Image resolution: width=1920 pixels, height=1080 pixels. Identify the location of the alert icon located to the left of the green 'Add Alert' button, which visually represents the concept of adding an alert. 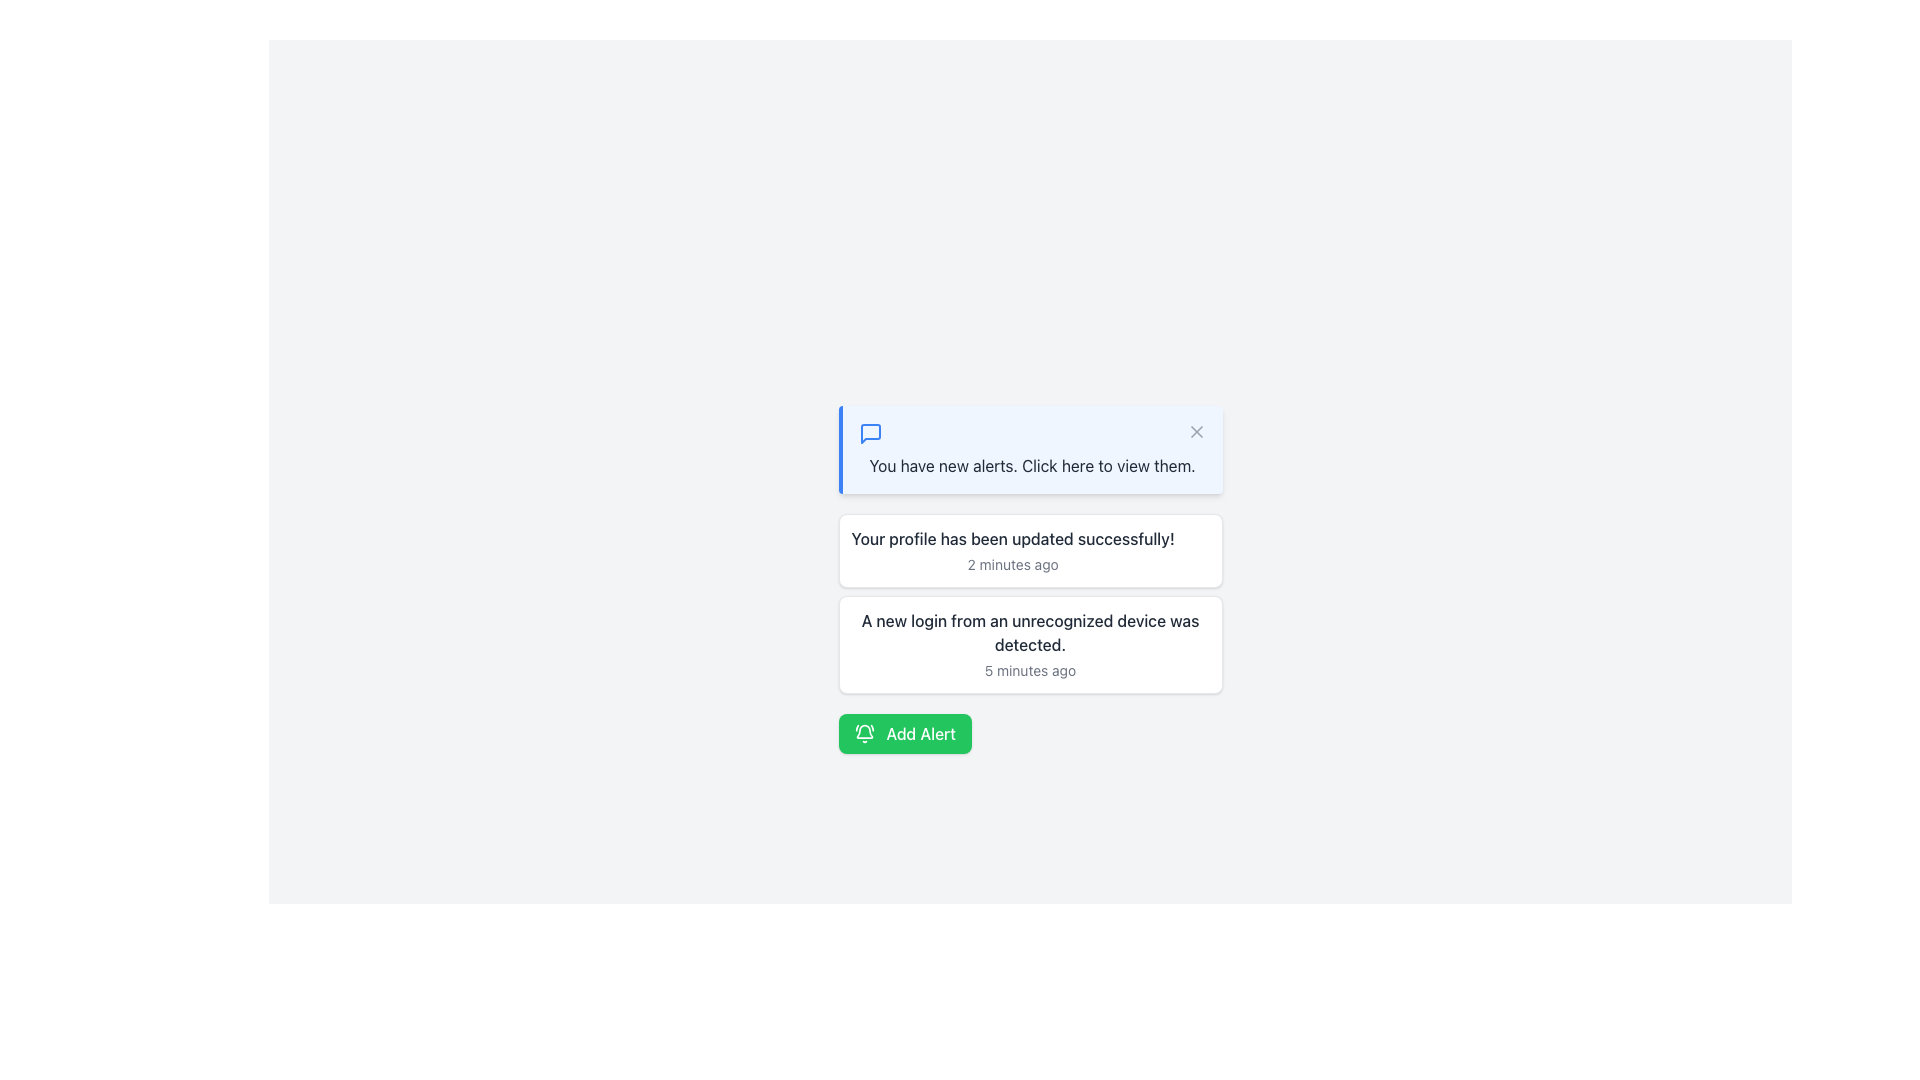
(864, 733).